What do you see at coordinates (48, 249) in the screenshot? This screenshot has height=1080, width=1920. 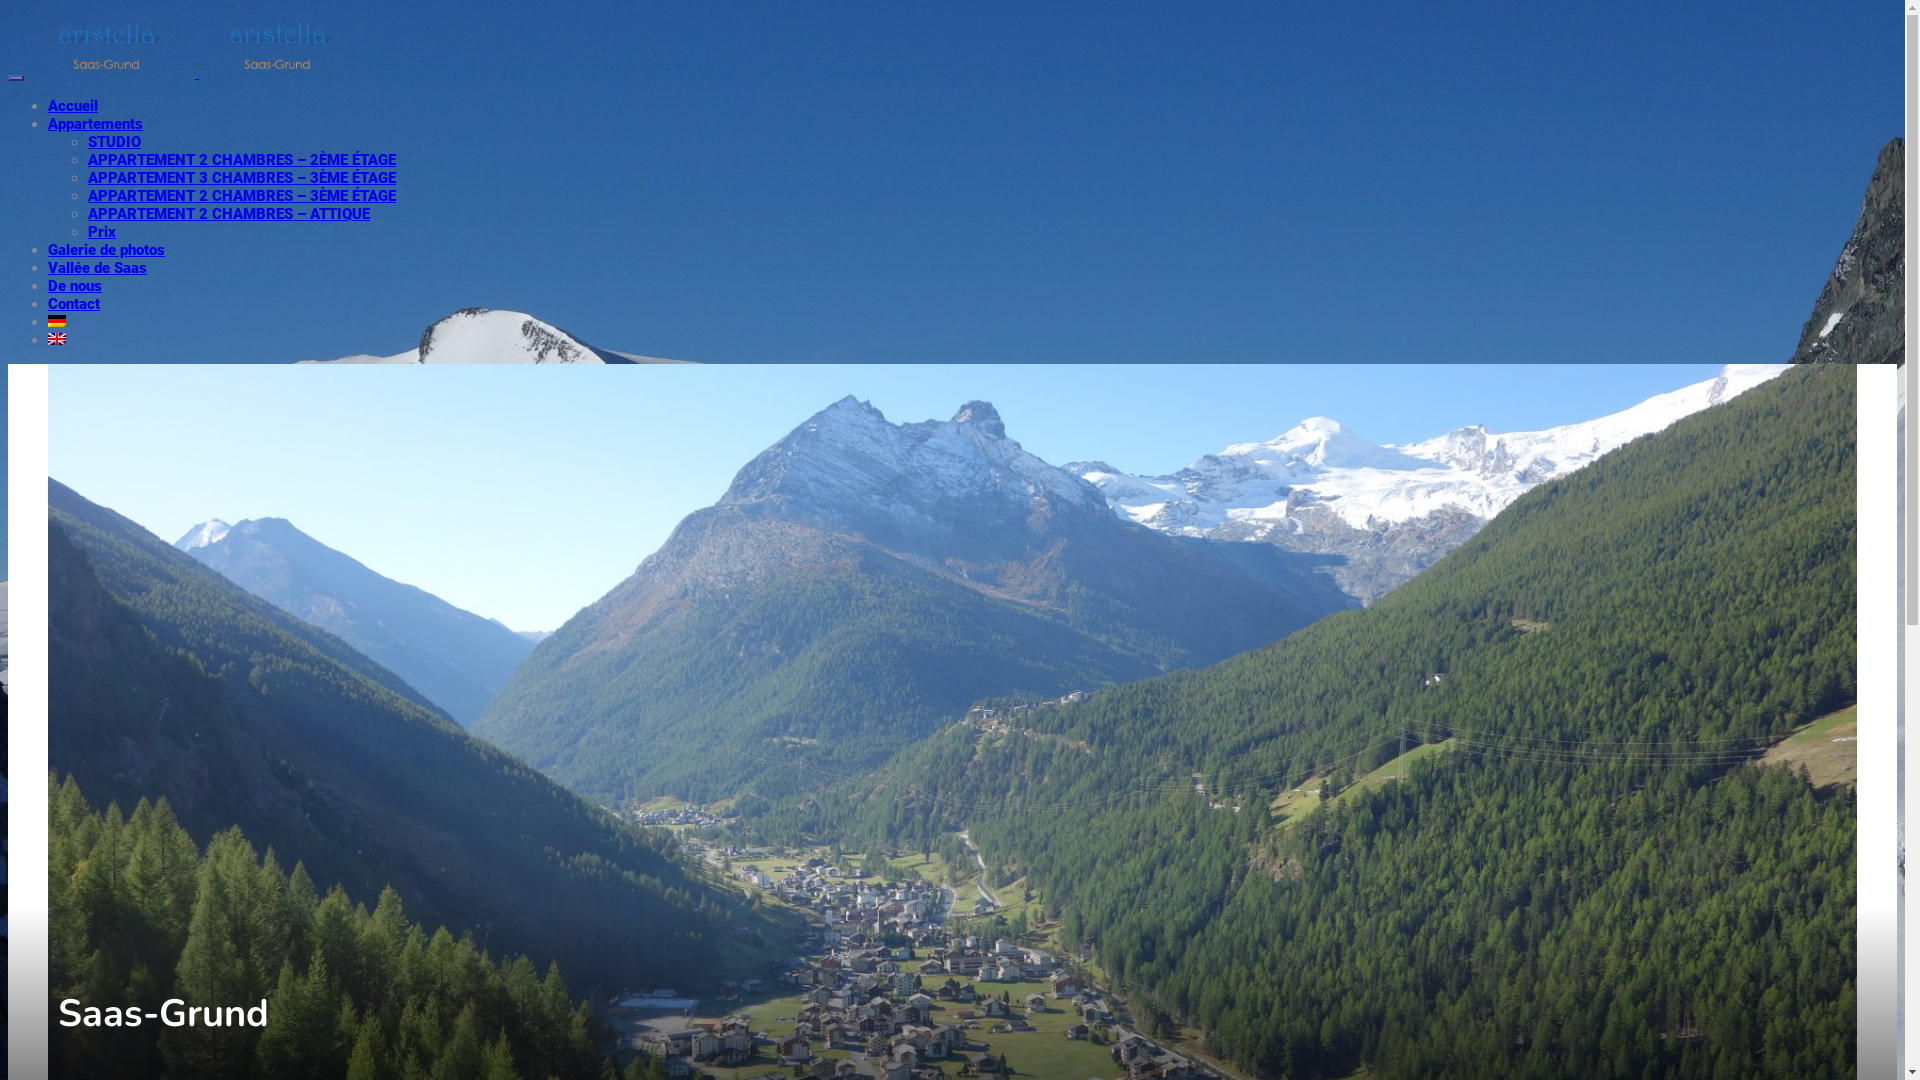 I see `'Galerie de photos'` at bounding box center [48, 249].